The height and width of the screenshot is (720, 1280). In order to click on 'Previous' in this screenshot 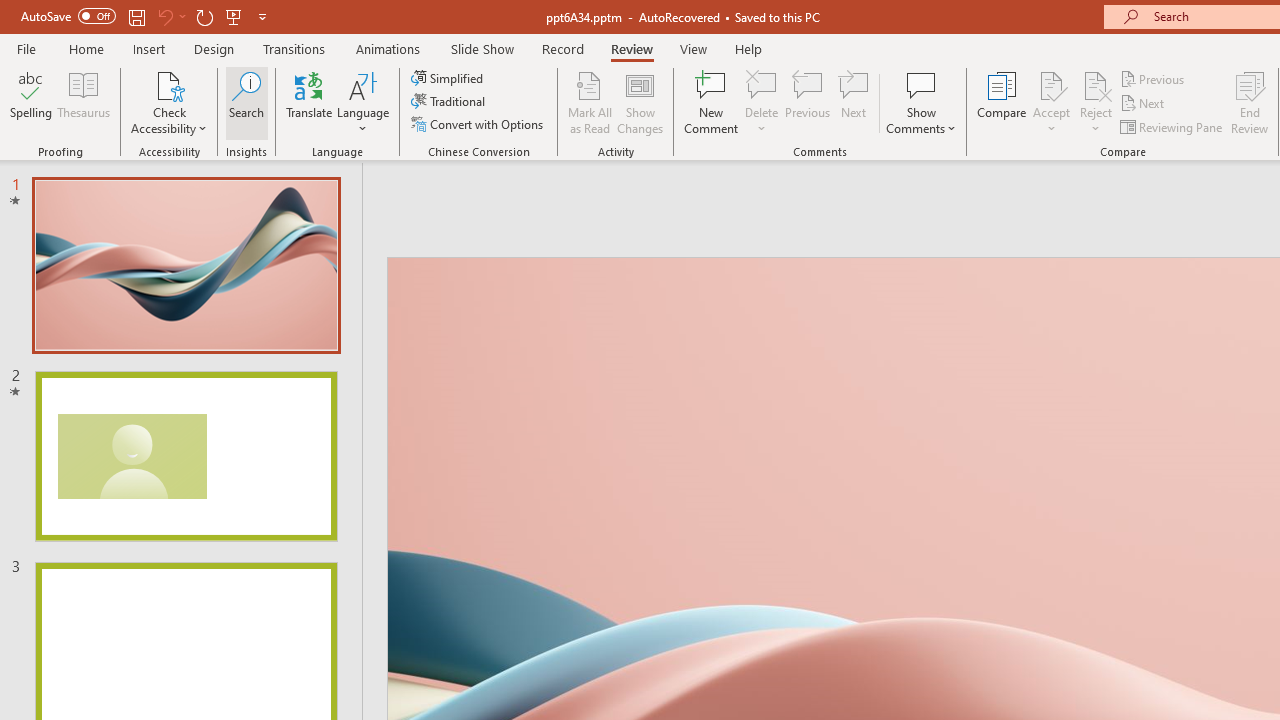, I will do `click(1153, 78)`.